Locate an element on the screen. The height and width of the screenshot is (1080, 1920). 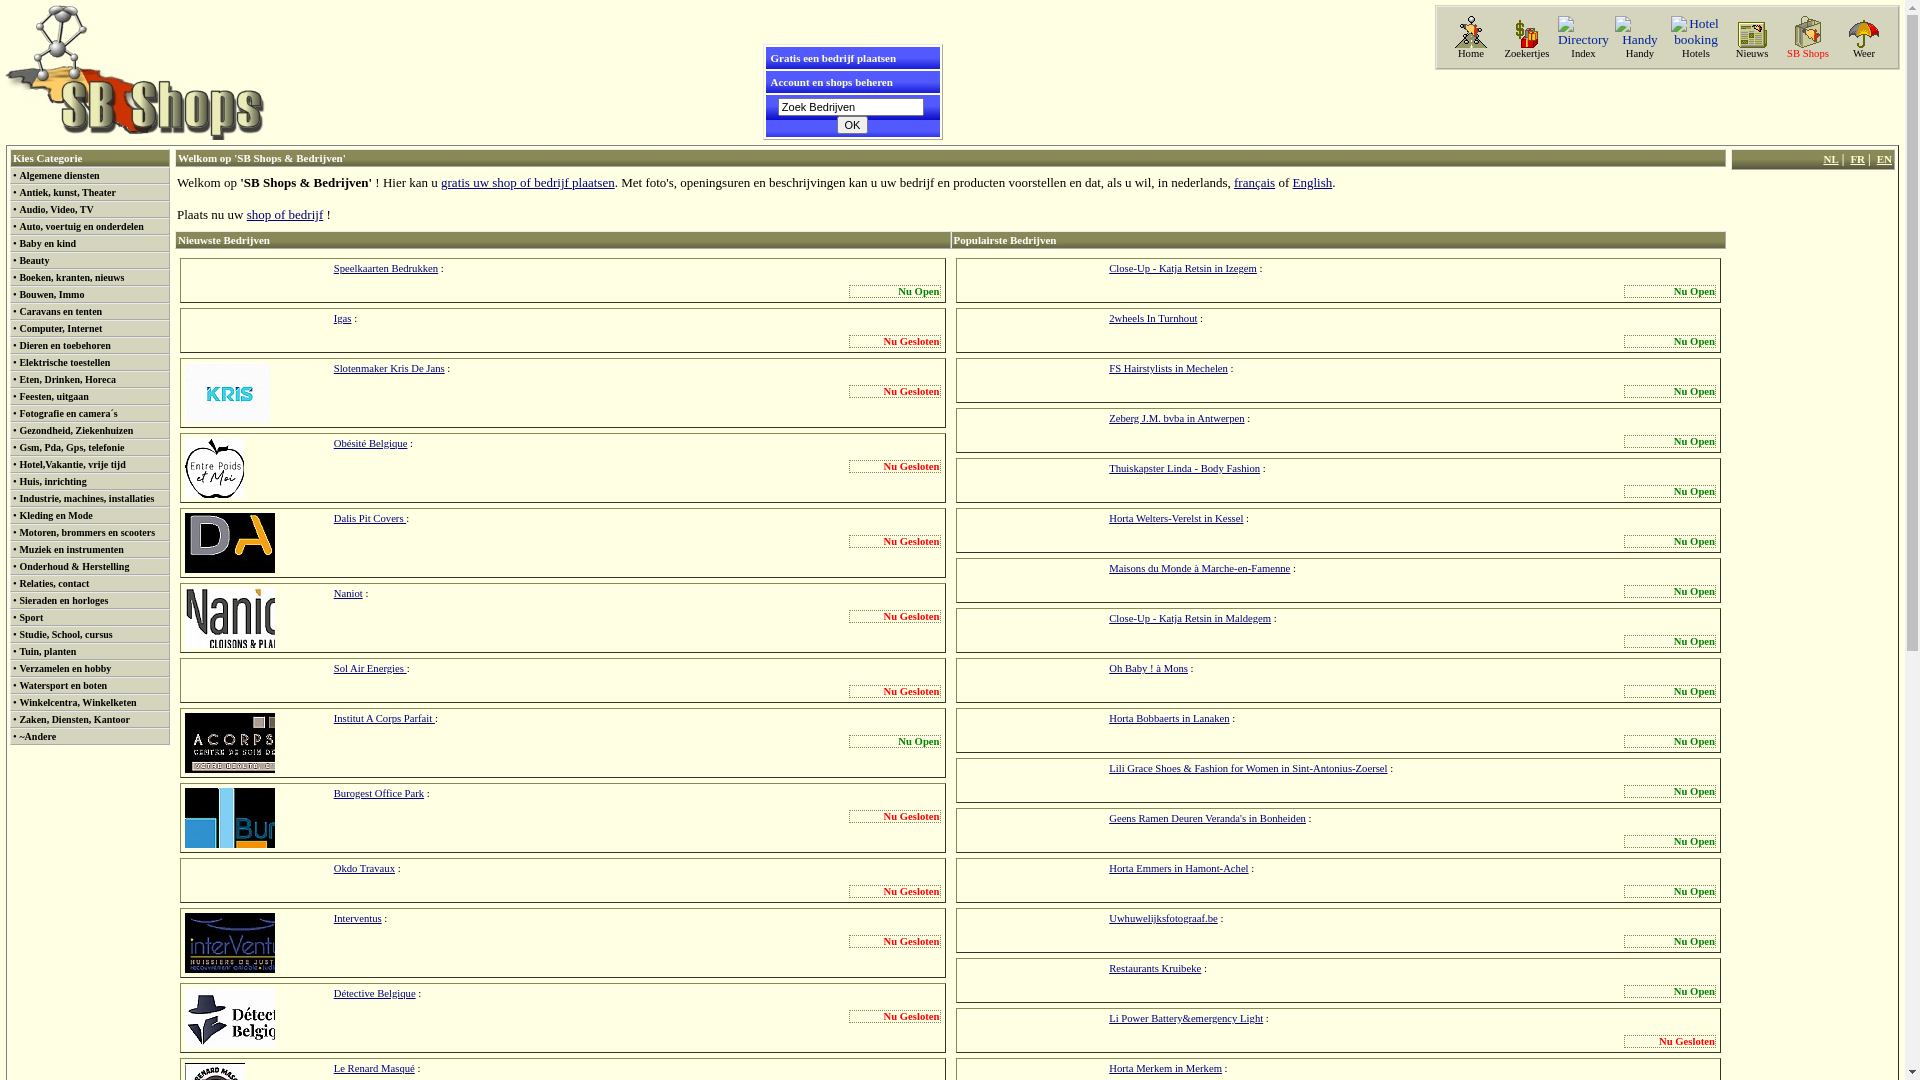
'Zeberg J.M. bvba in Antwerpen' is located at coordinates (1176, 417).